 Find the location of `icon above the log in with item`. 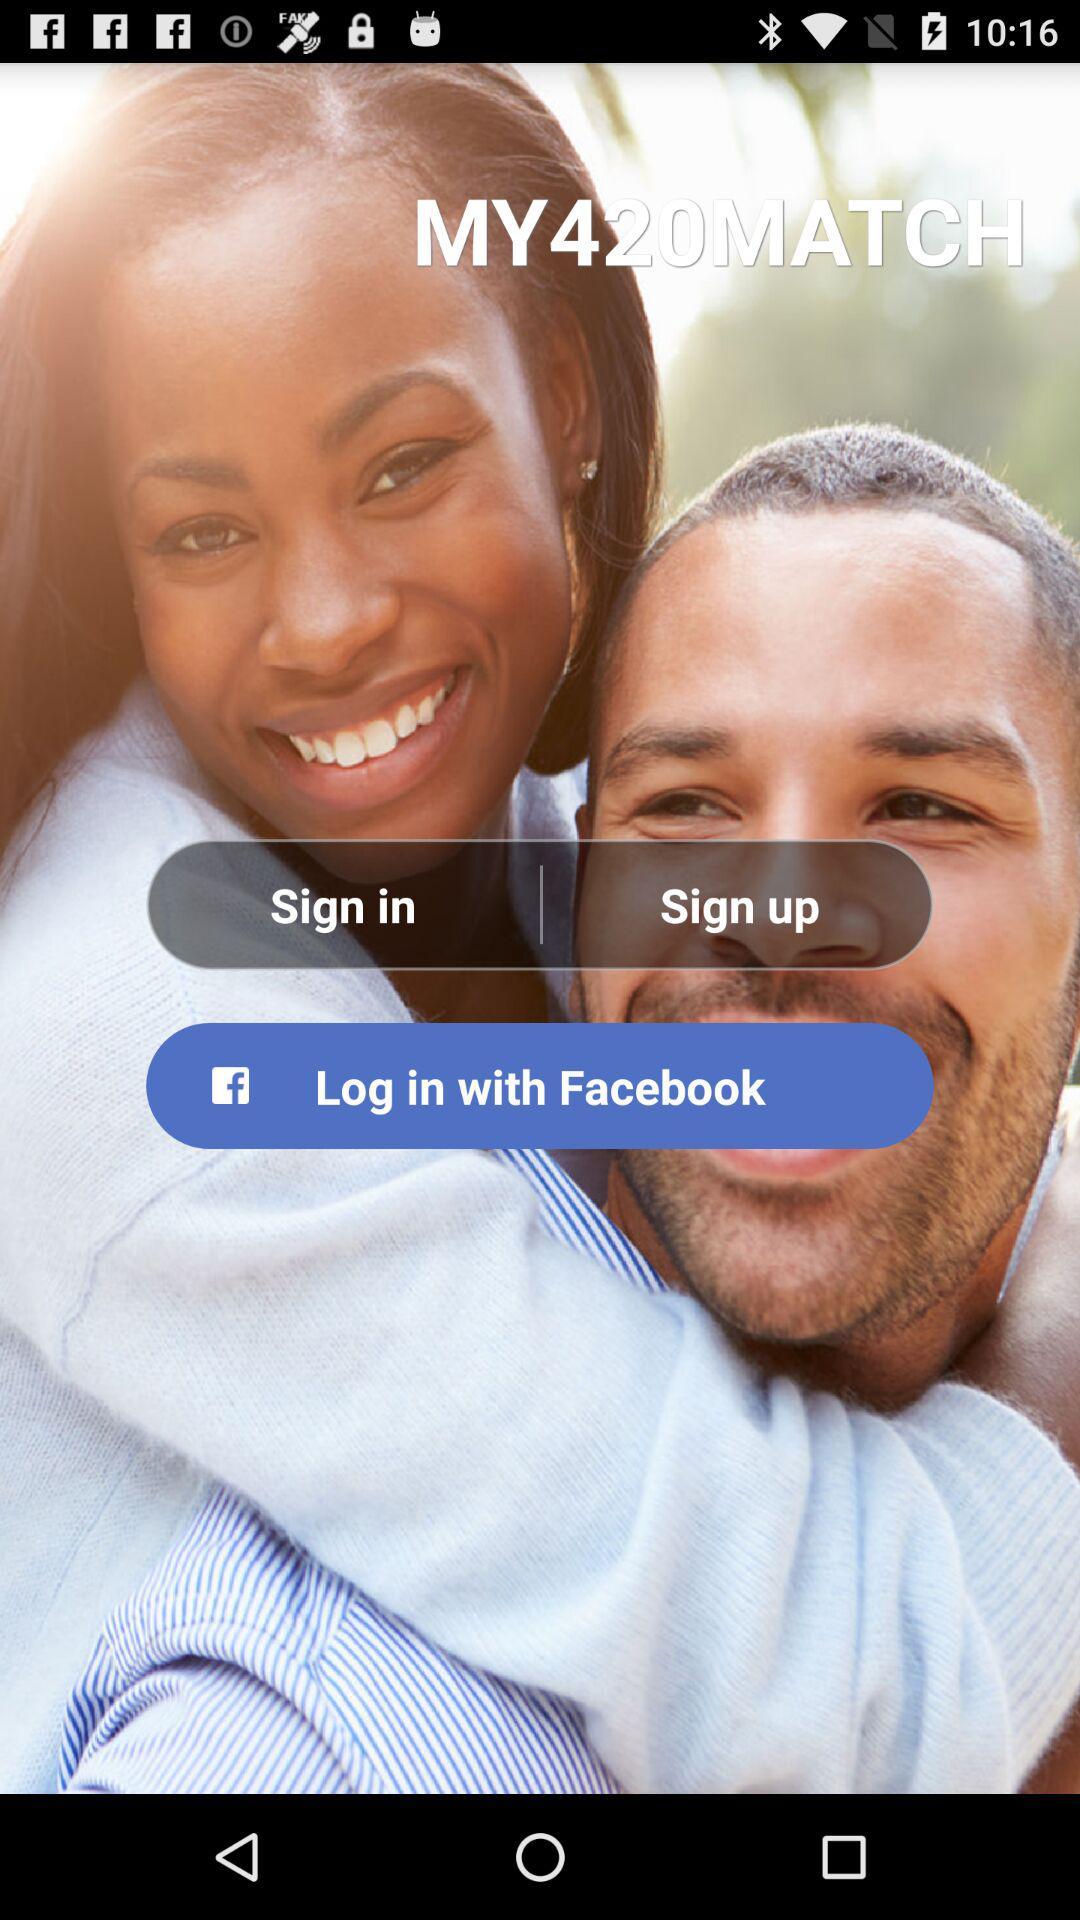

icon above the log in with item is located at coordinates (738, 903).